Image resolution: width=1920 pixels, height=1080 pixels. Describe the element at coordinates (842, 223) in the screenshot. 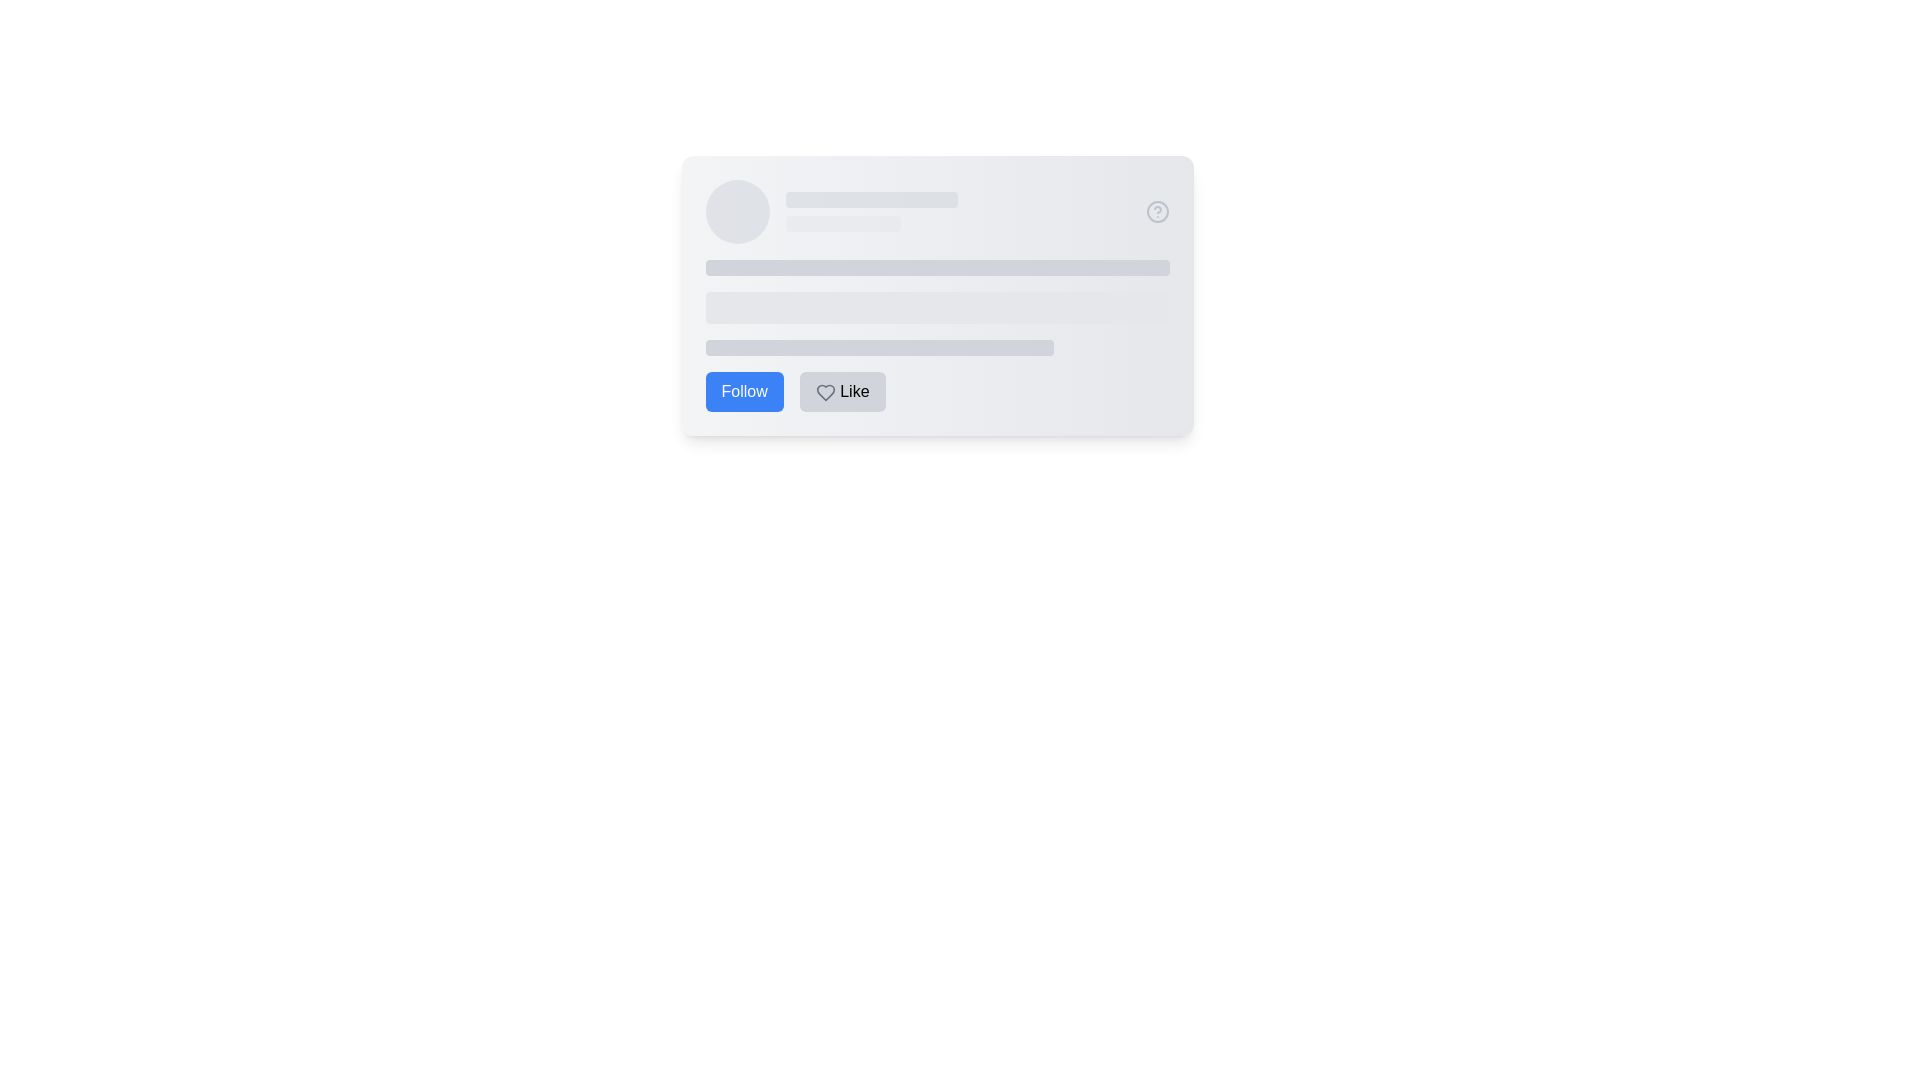

I see `the progress bar located below the sibling bar in the upper-middle portion of the card-like structure, which has a light gray background and rounded edges` at that location.